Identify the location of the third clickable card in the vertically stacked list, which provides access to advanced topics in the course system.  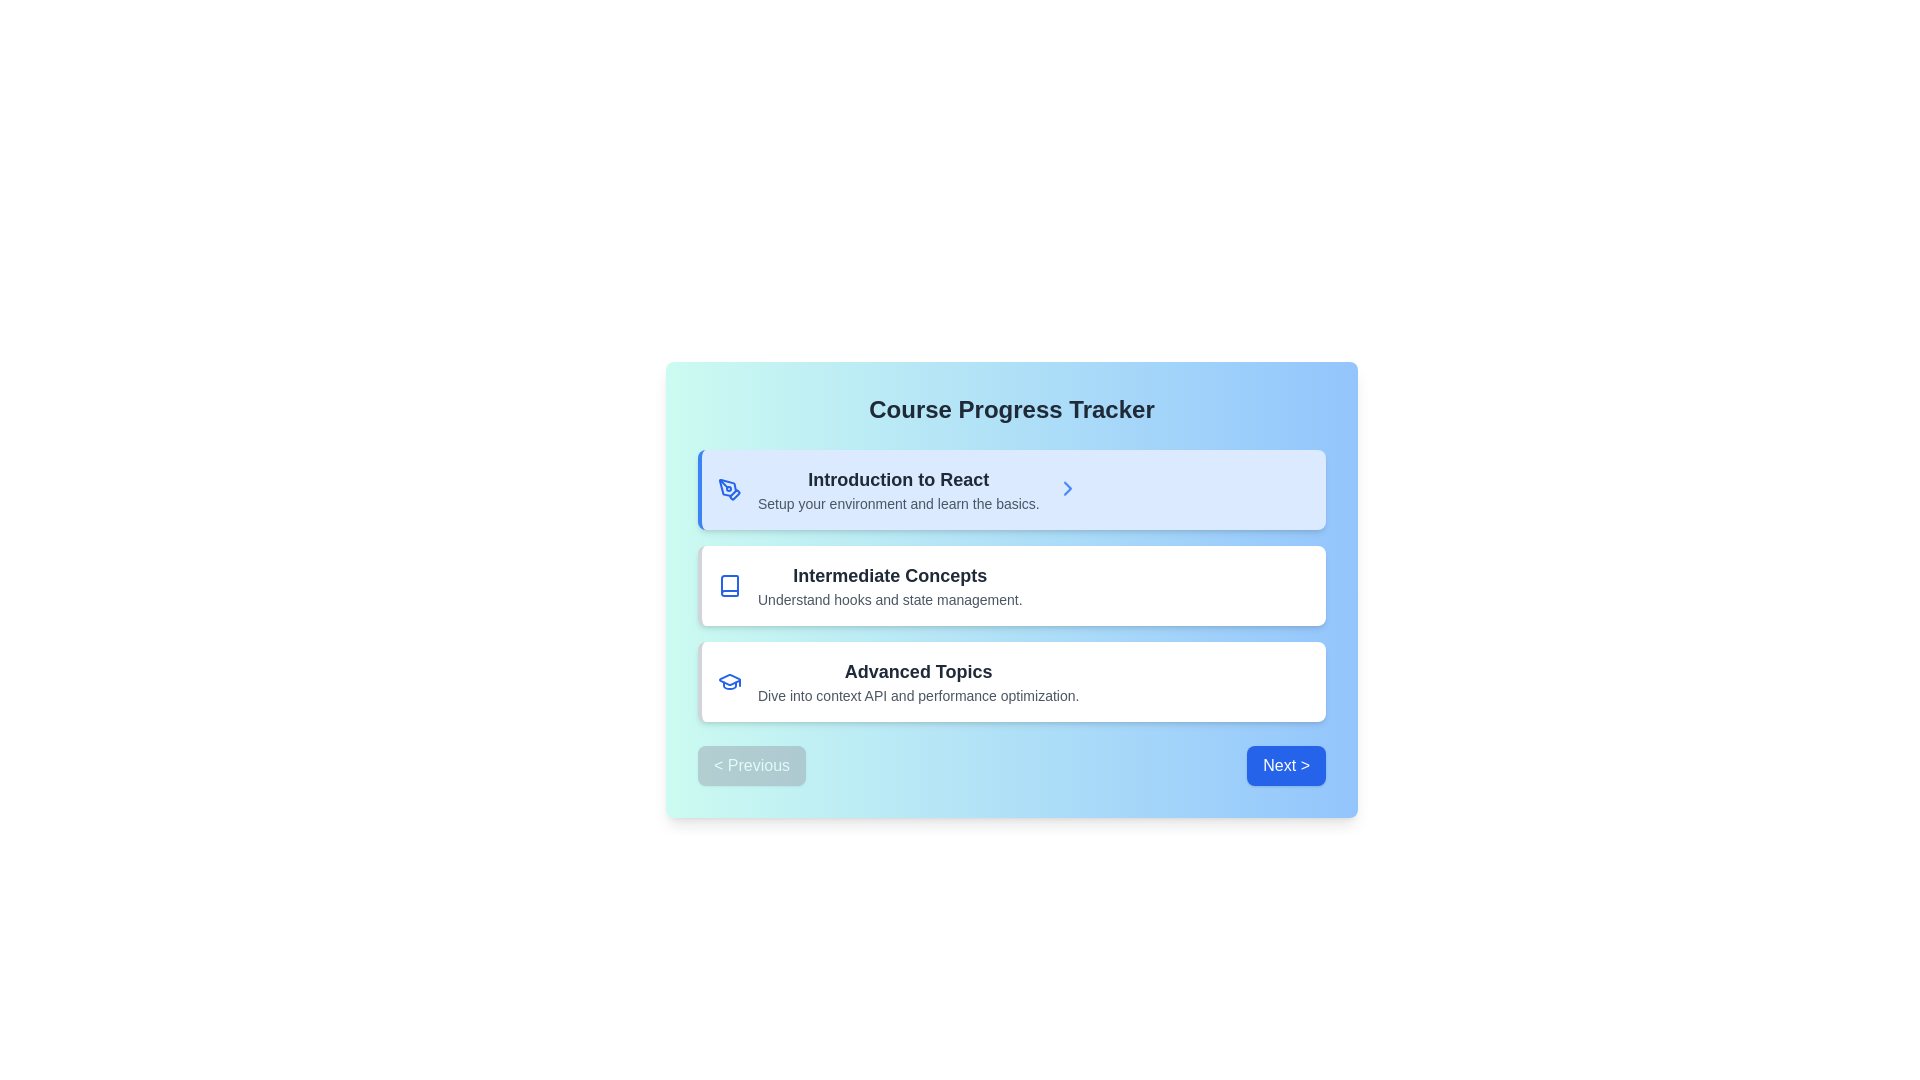
(917, 681).